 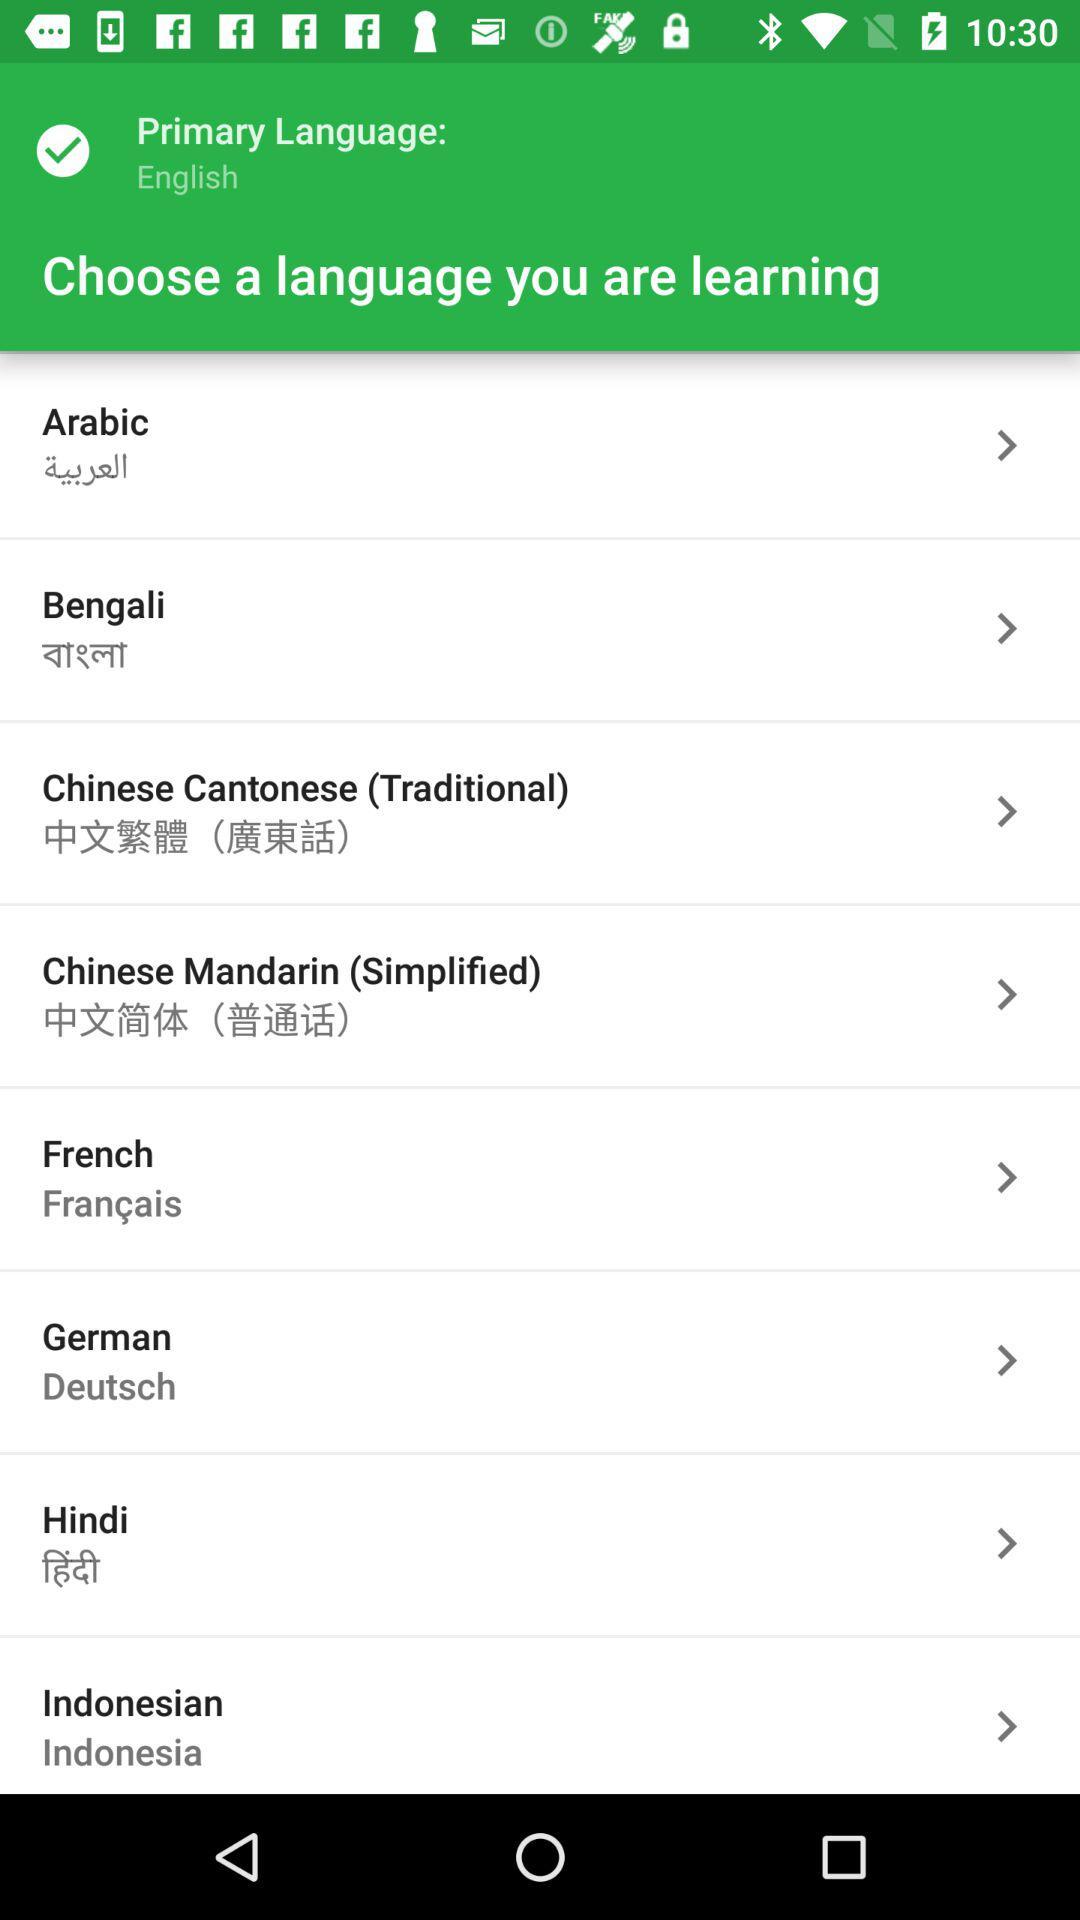 What do you see at coordinates (1017, 1177) in the screenshot?
I see `choose french language` at bounding box center [1017, 1177].